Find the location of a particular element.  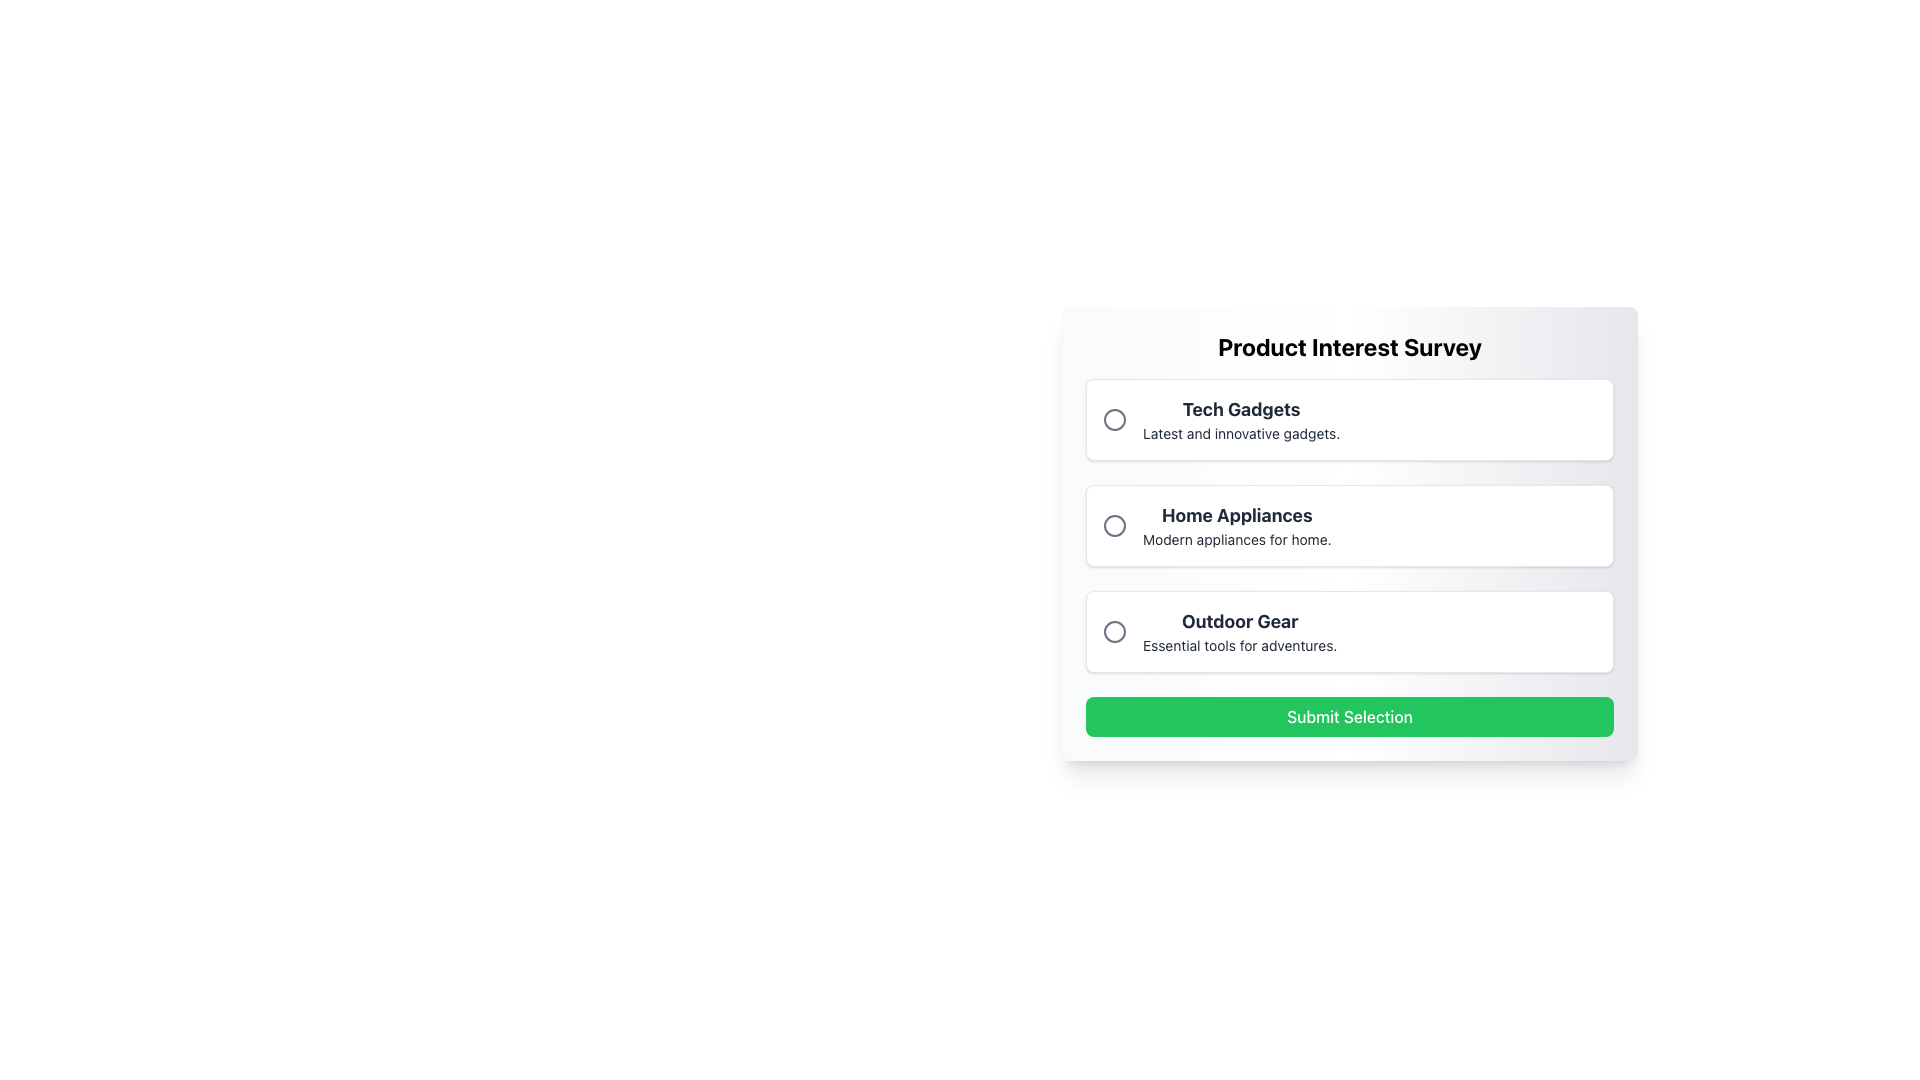

the descriptive text label for 'Home Appliances' in the survey, located centrally below the heading is located at coordinates (1236, 540).